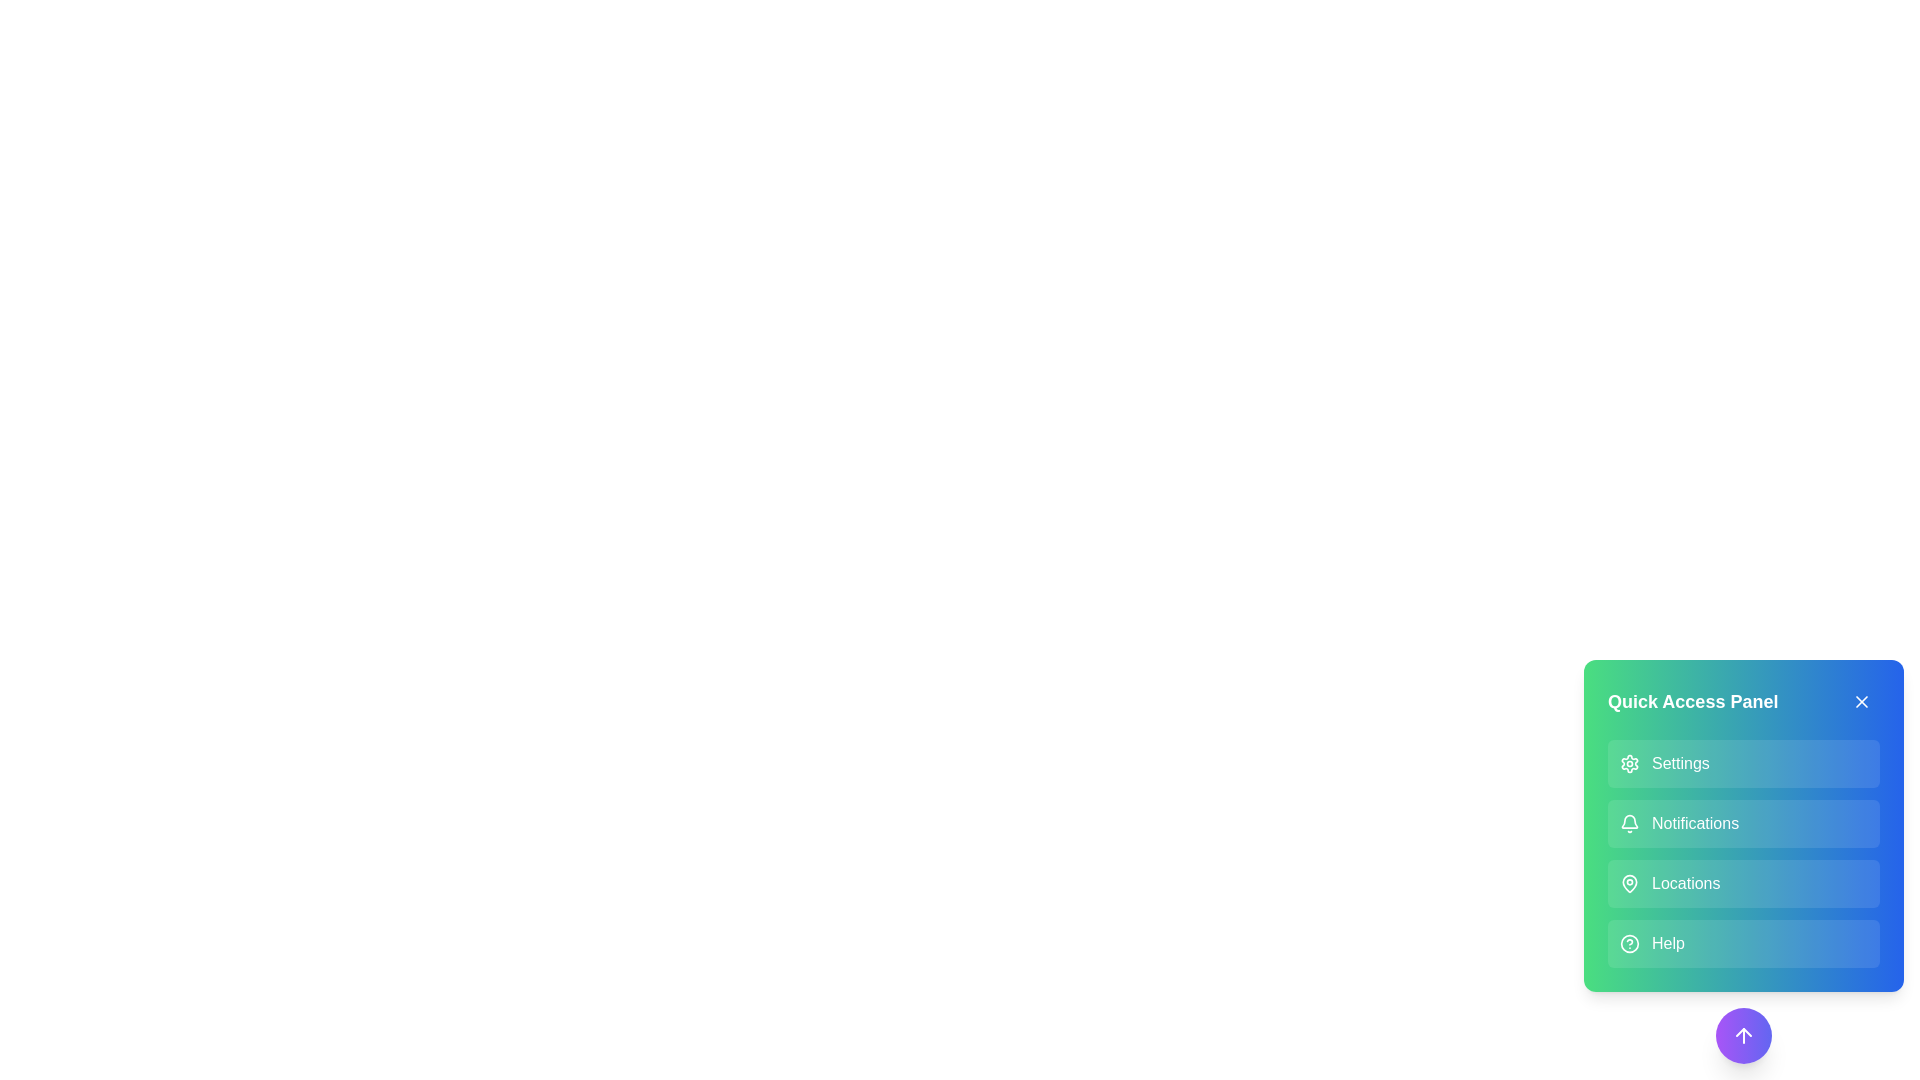 This screenshot has width=1920, height=1080. Describe the element at coordinates (1630, 824) in the screenshot. I see `the bell icon element, which signifies notifications, located in the 'Notifications' option of the Quick Access Panel` at that location.